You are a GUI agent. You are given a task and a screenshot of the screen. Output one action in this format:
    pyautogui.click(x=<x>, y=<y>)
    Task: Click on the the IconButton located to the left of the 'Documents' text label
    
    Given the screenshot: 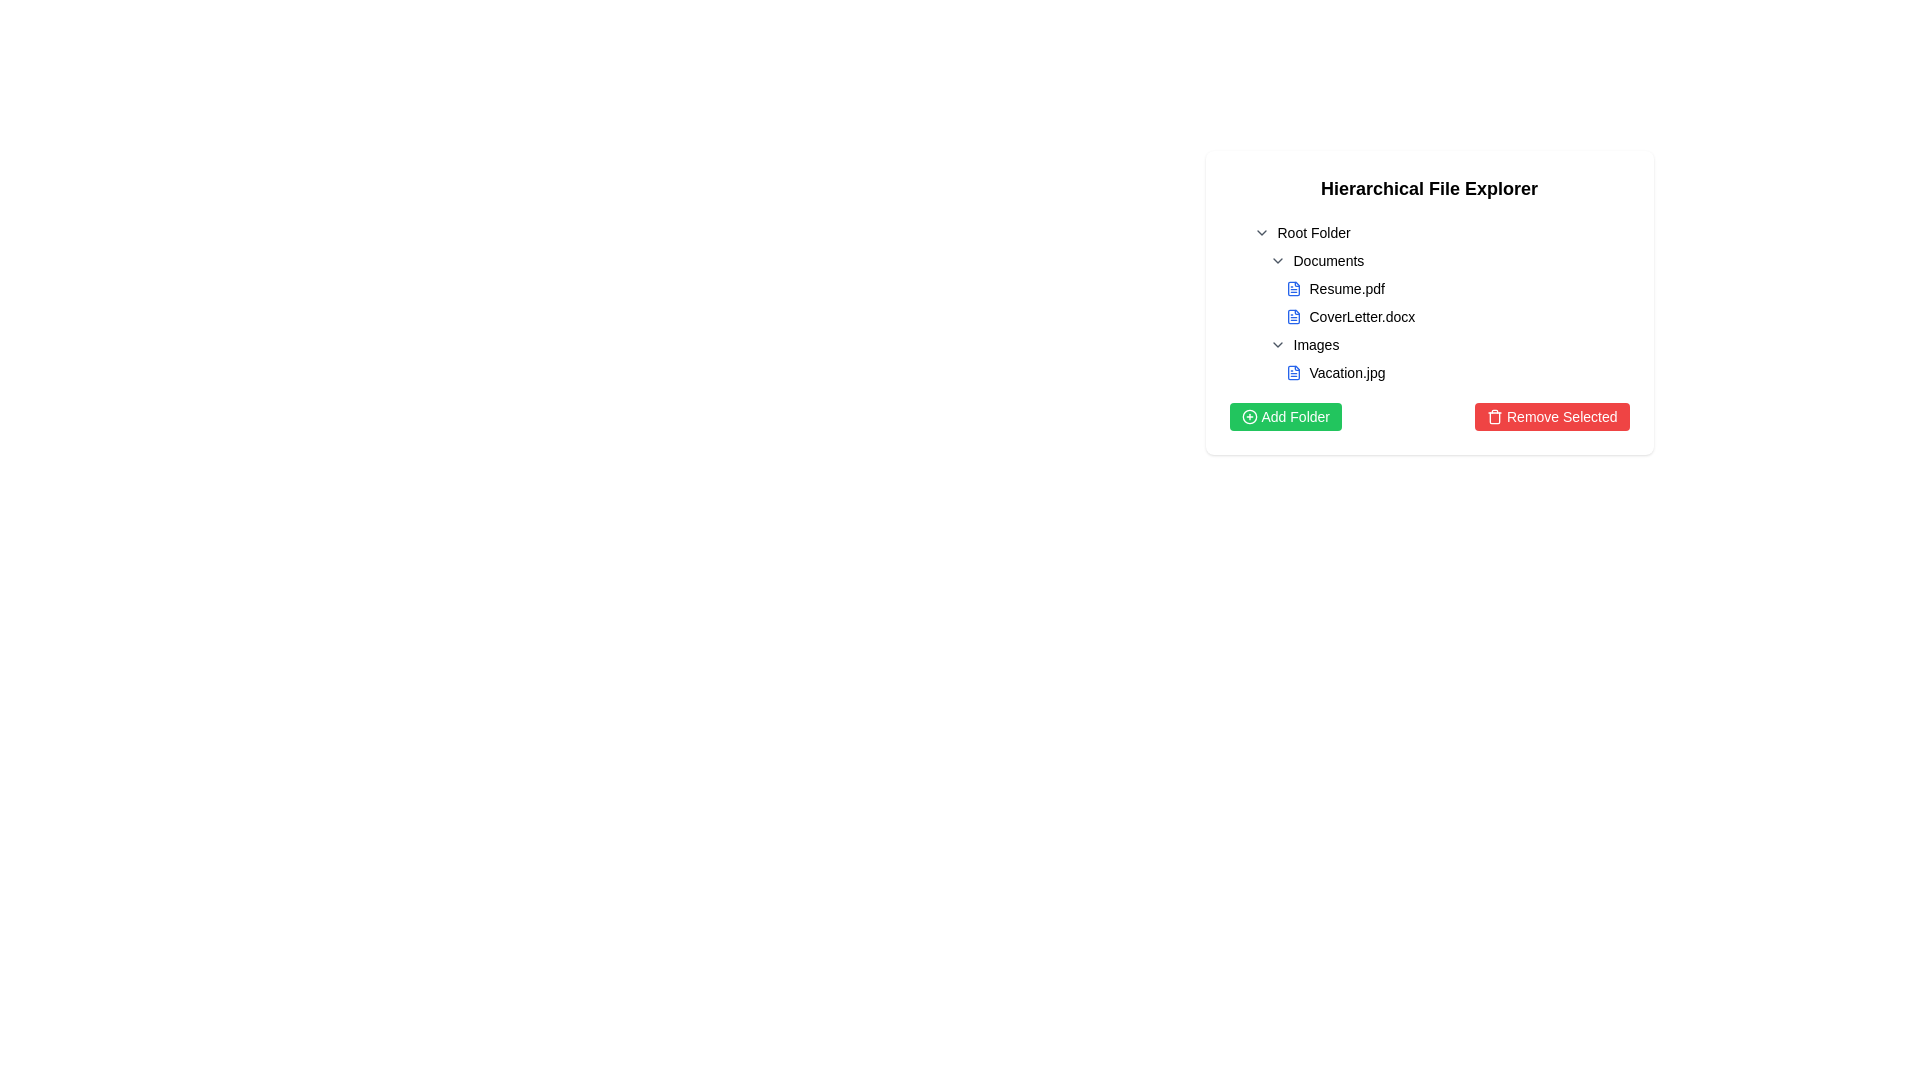 What is the action you would take?
    pyautogui.click(x=1276, y=260)
    